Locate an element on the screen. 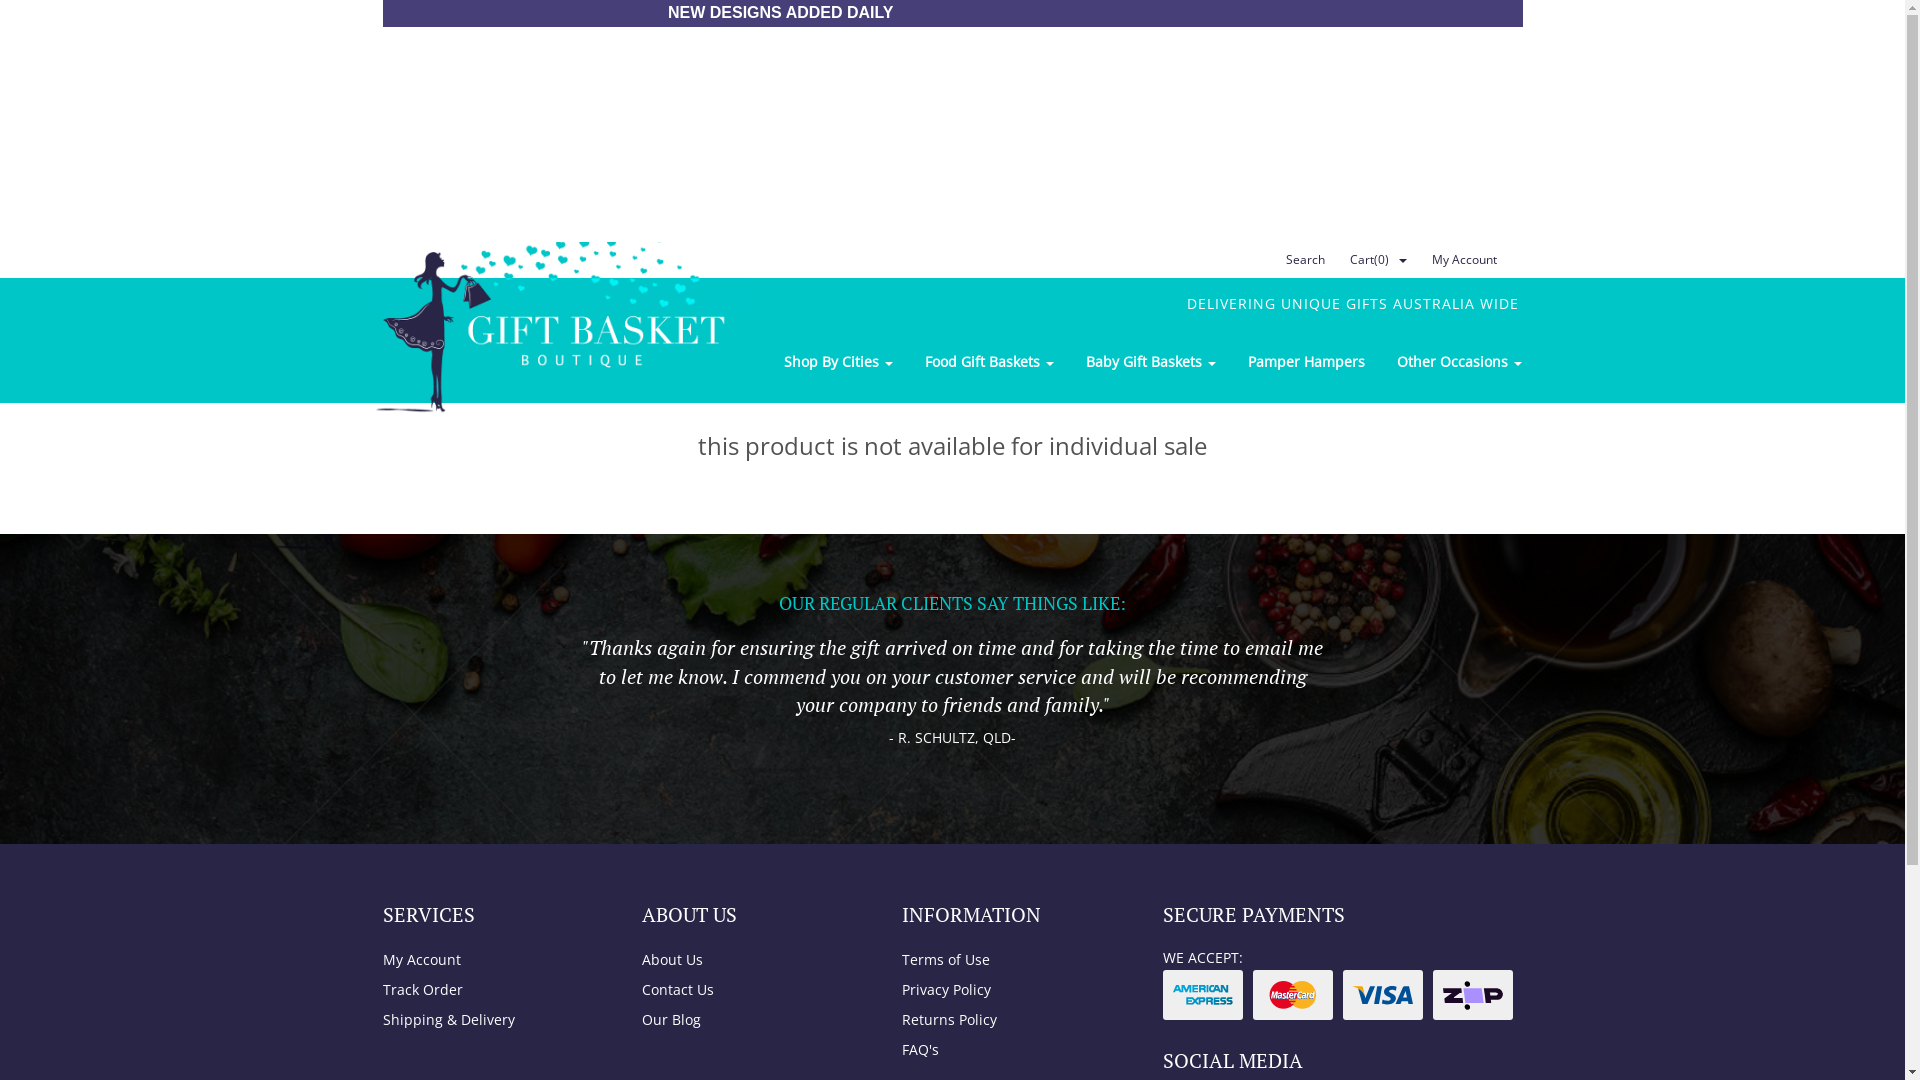  'Terms of Use' is located at coordinates (886, 959).